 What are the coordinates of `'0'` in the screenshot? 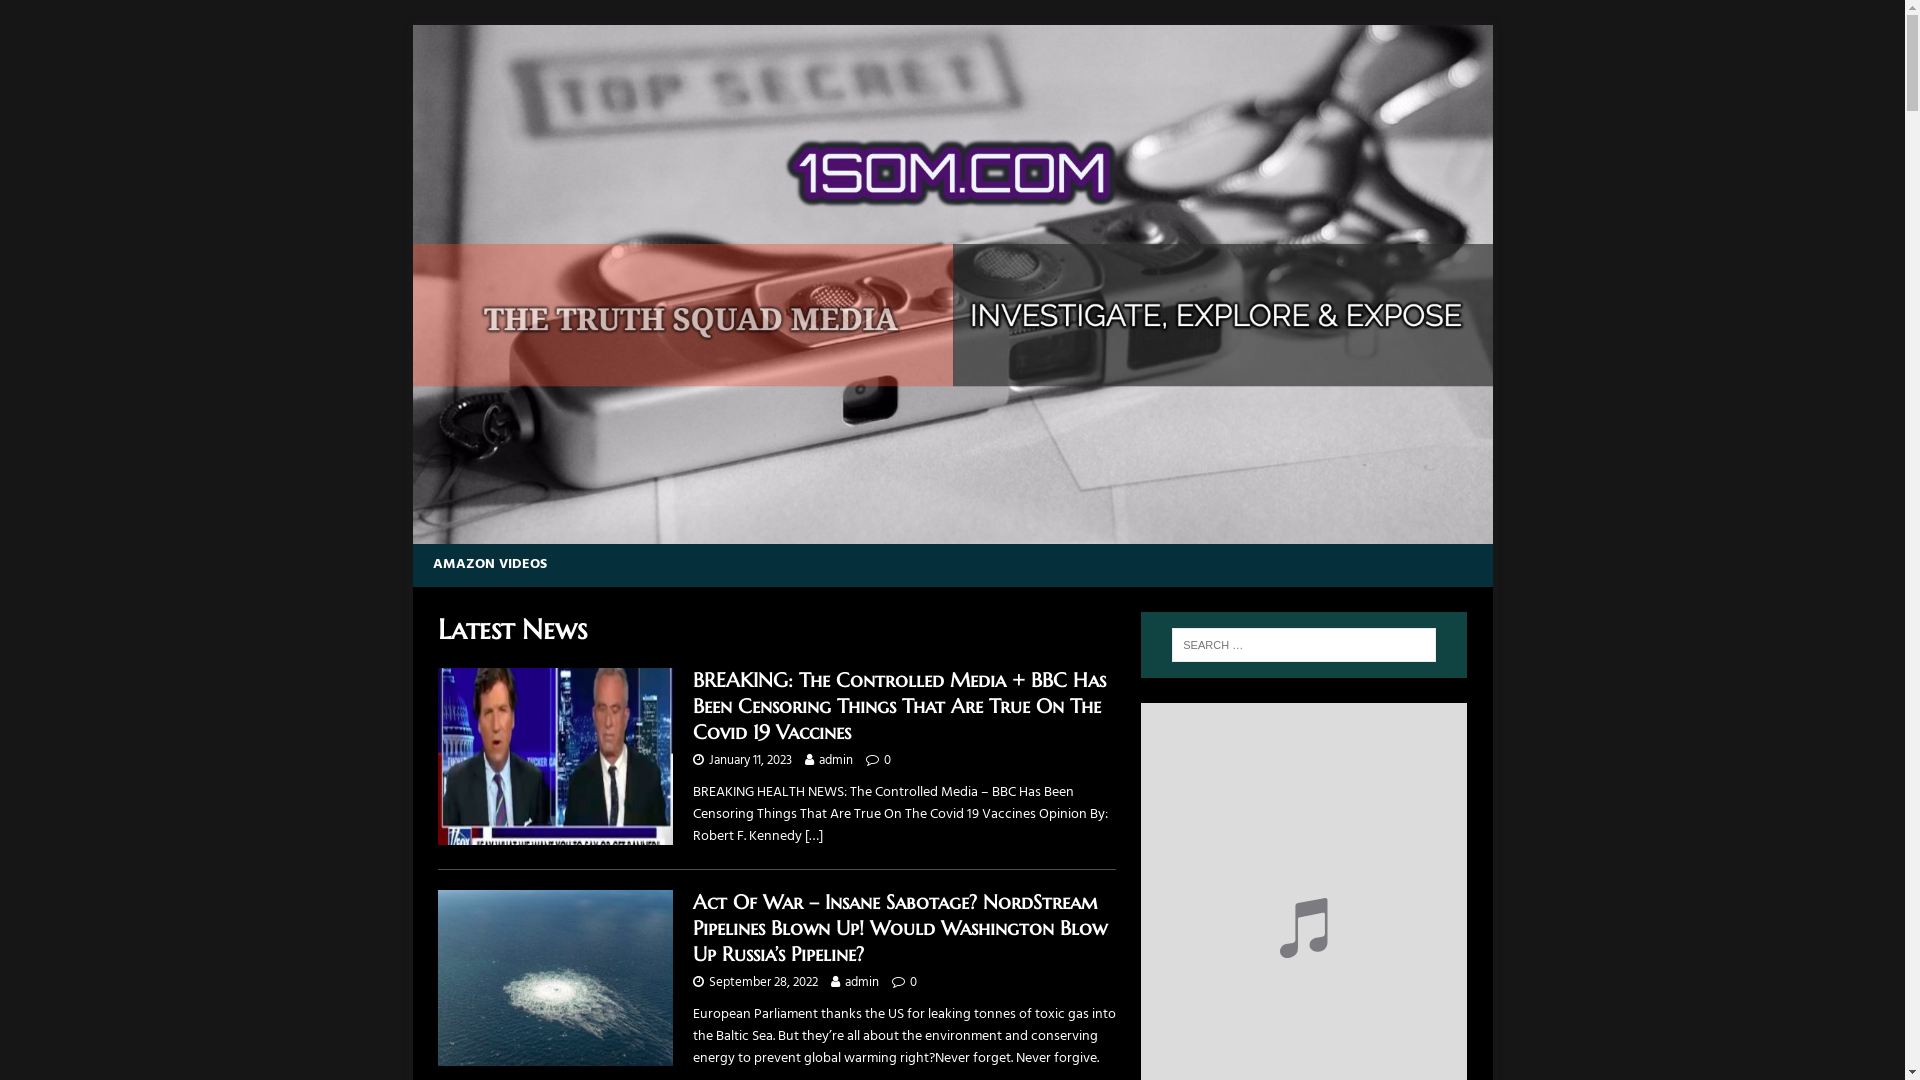 It's located at (909, 981).